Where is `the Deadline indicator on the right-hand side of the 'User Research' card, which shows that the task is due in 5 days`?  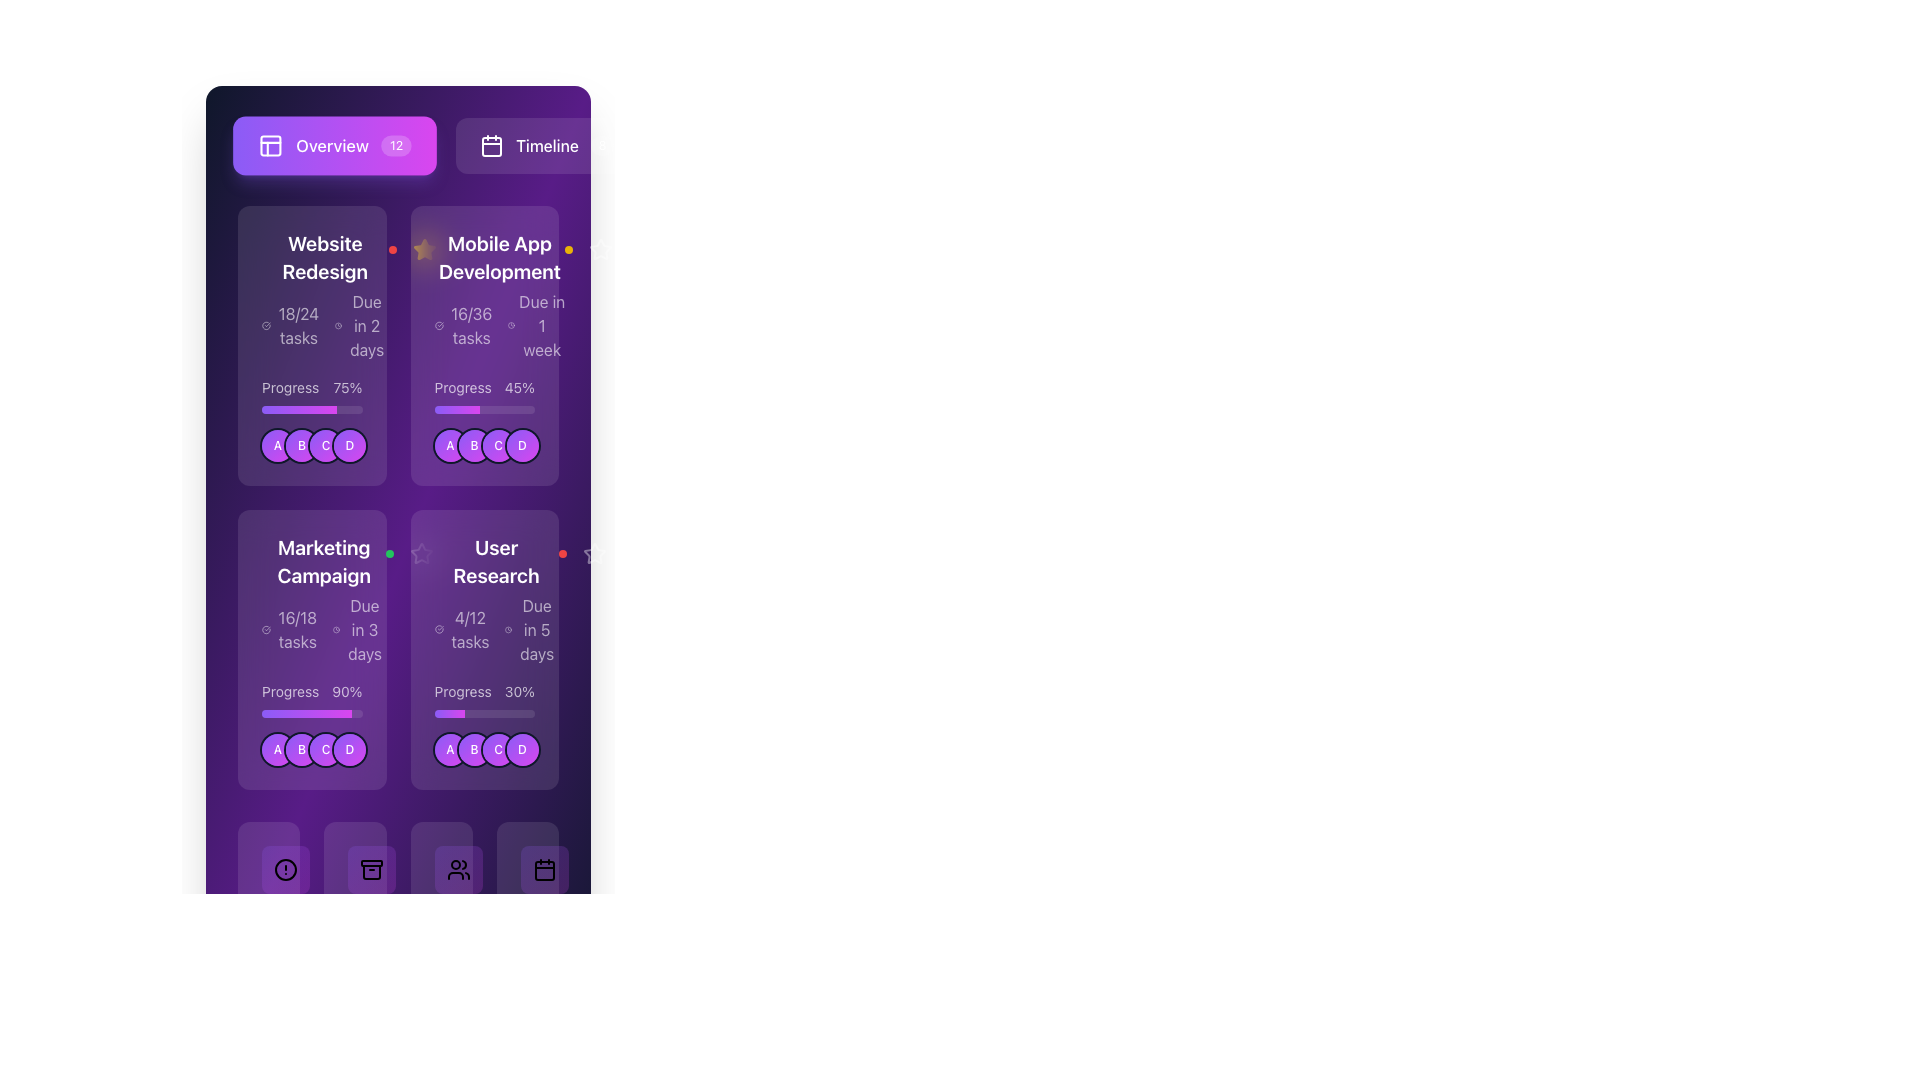 the Deadline indicator on the right-hand side of the 'User Research' card, which shows that the task is due in 5 days is located at coordinates (531, 628).